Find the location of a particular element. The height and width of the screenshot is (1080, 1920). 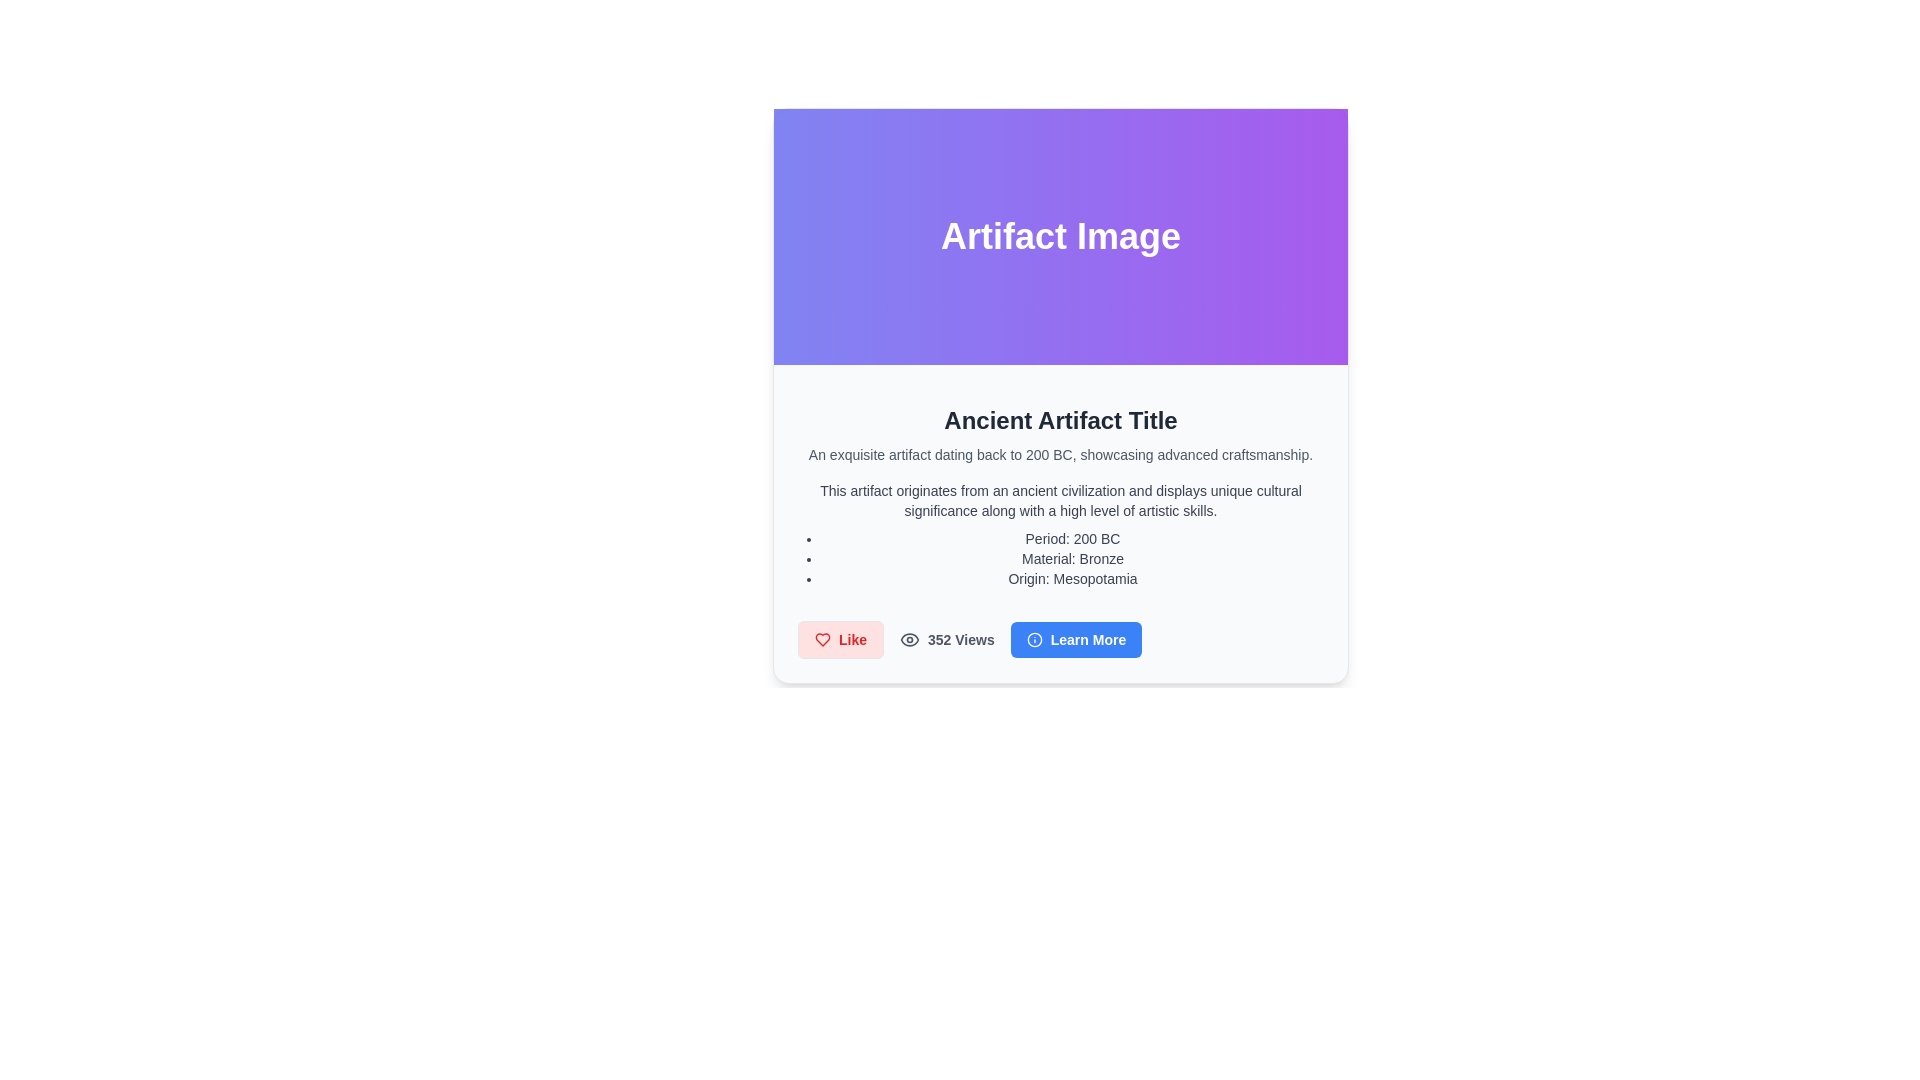

the informational text element displaying '352 Views' with an eye icon, located in the center-lower section of a card layout, between the 'Like' button and the 'Learn More' button is located at coordinates (946, 640).